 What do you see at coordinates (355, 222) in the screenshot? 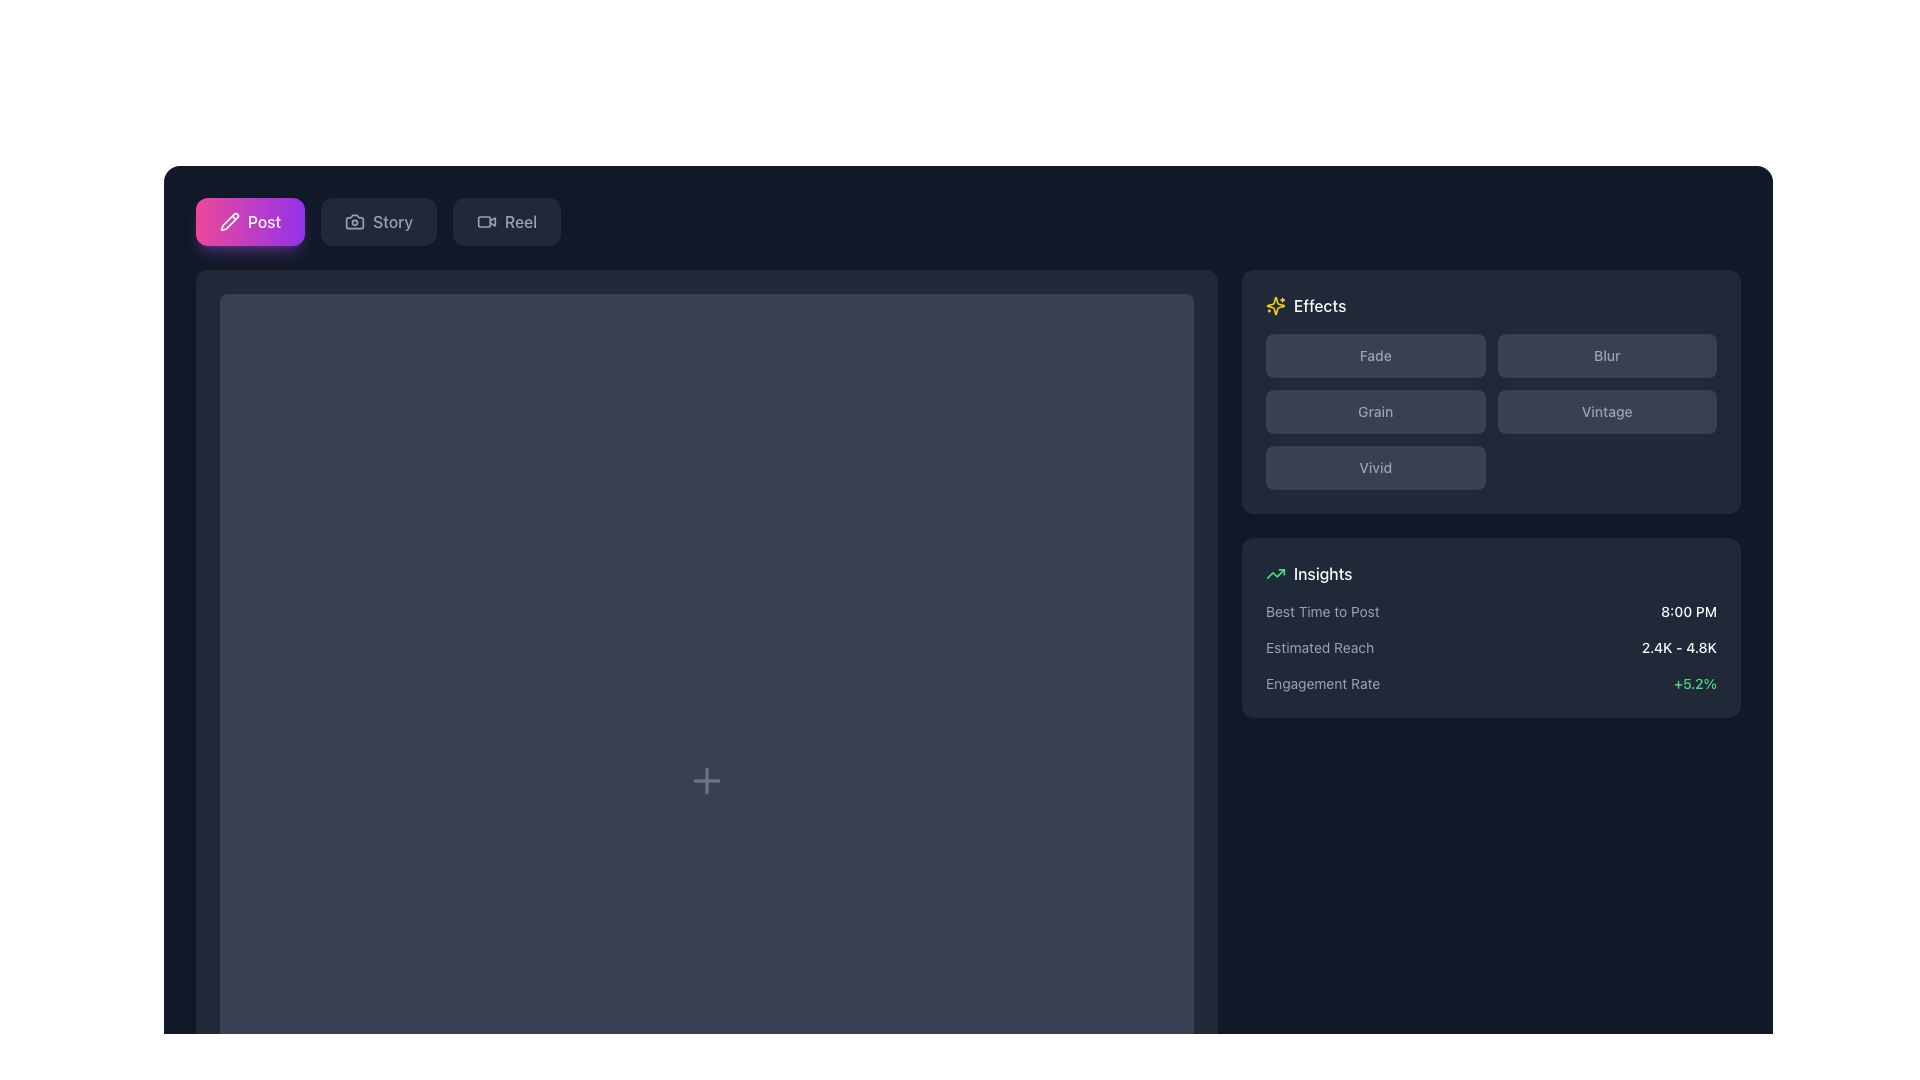
I see `the 'Story' button located at the top left of the interface, which features a camera icon to the left of the text label 'Story'` at bounding box center [355, 222].